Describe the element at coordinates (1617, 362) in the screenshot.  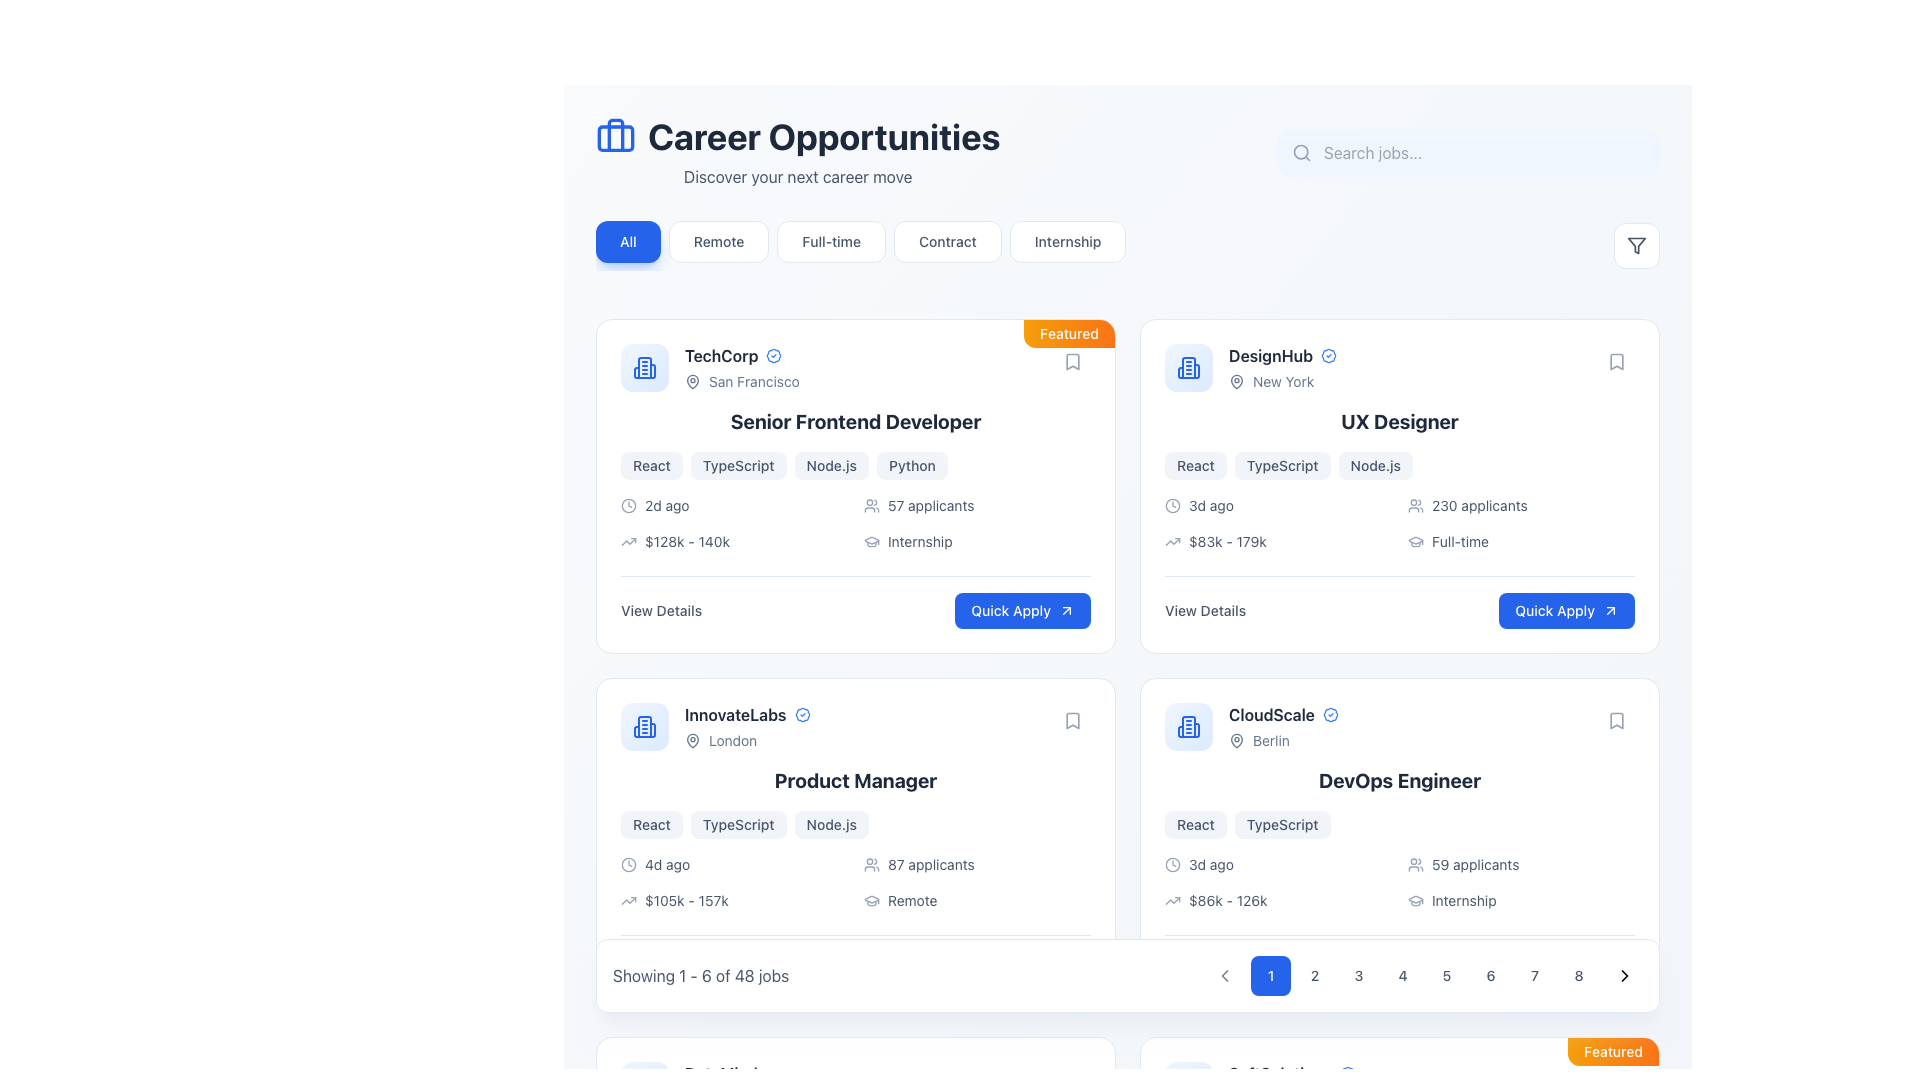
I see `the bookmark icon located in the top-right corner of the 'UX Designer' job posting card from 'DesignHub'` at that location.